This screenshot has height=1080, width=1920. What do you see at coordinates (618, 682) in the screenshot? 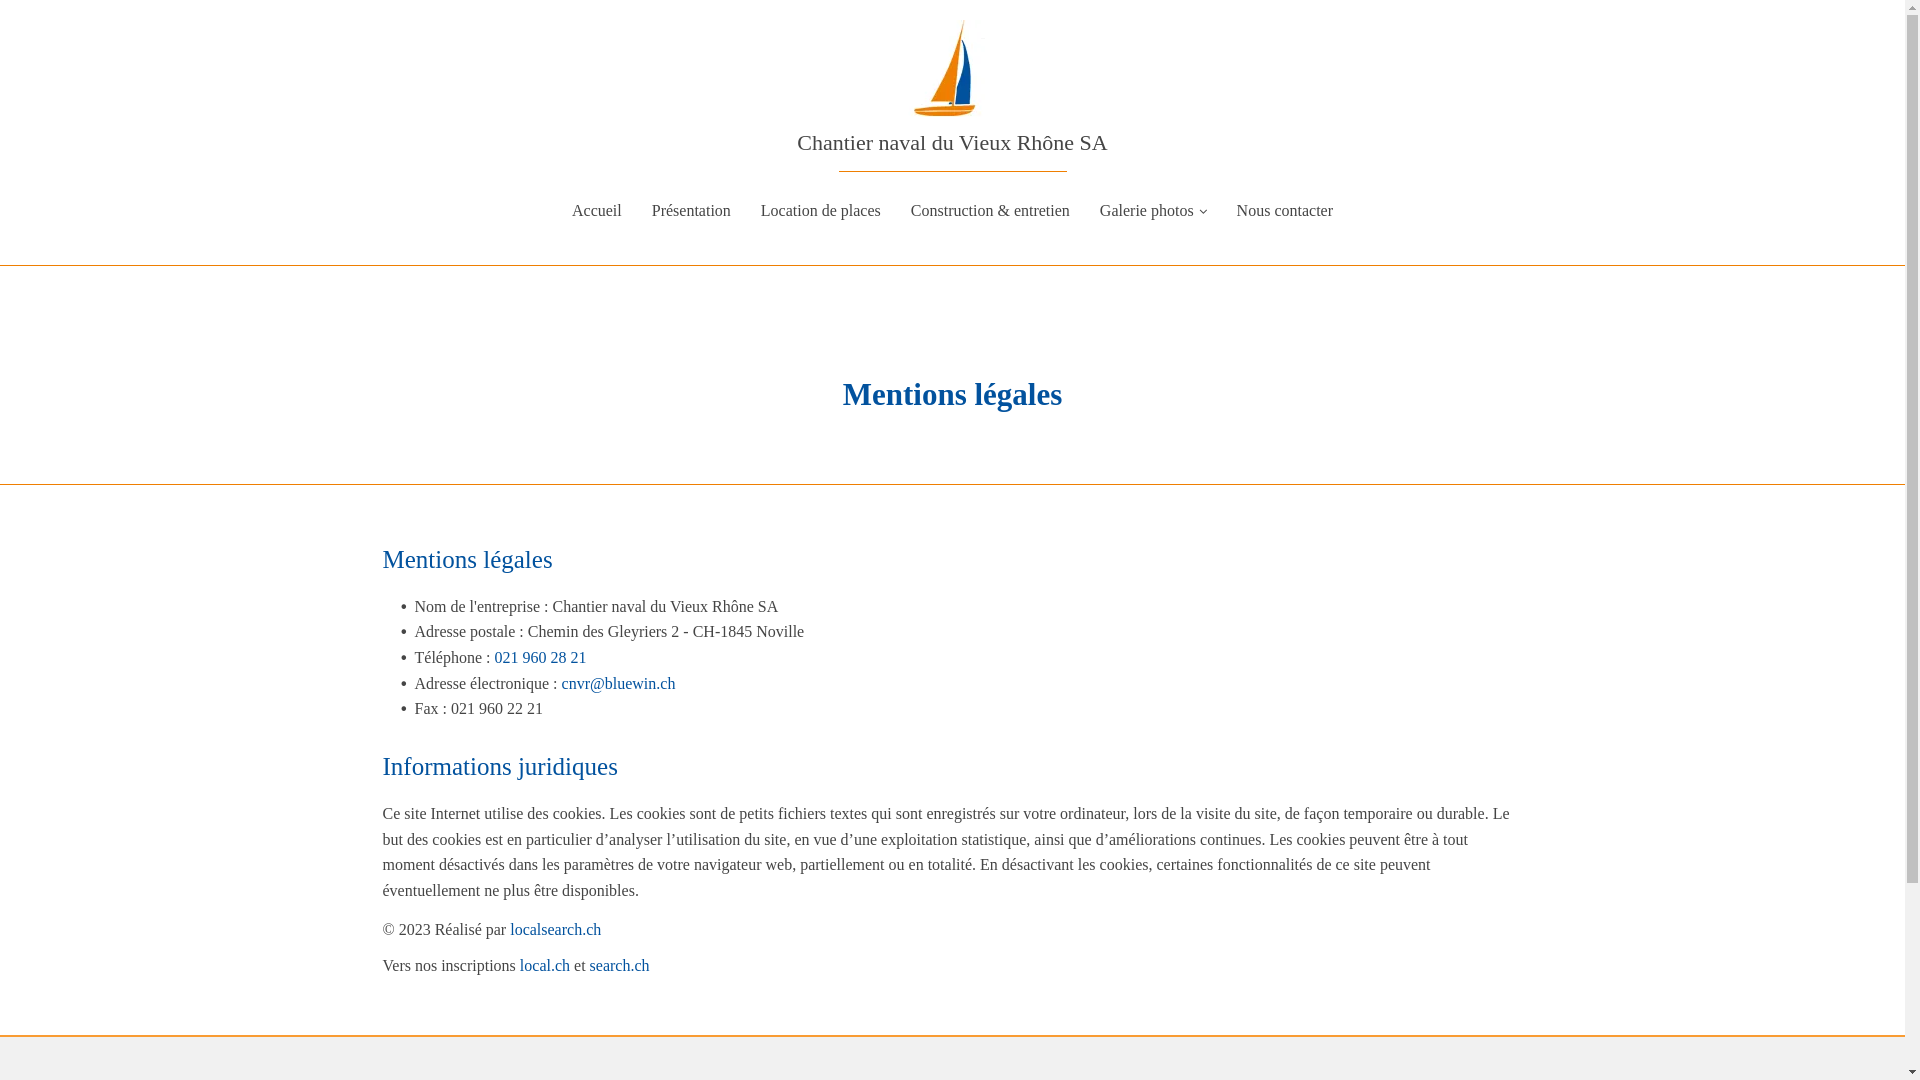
I see `'cnvr@bluewin.ch'` at bounding box center [618, 682].